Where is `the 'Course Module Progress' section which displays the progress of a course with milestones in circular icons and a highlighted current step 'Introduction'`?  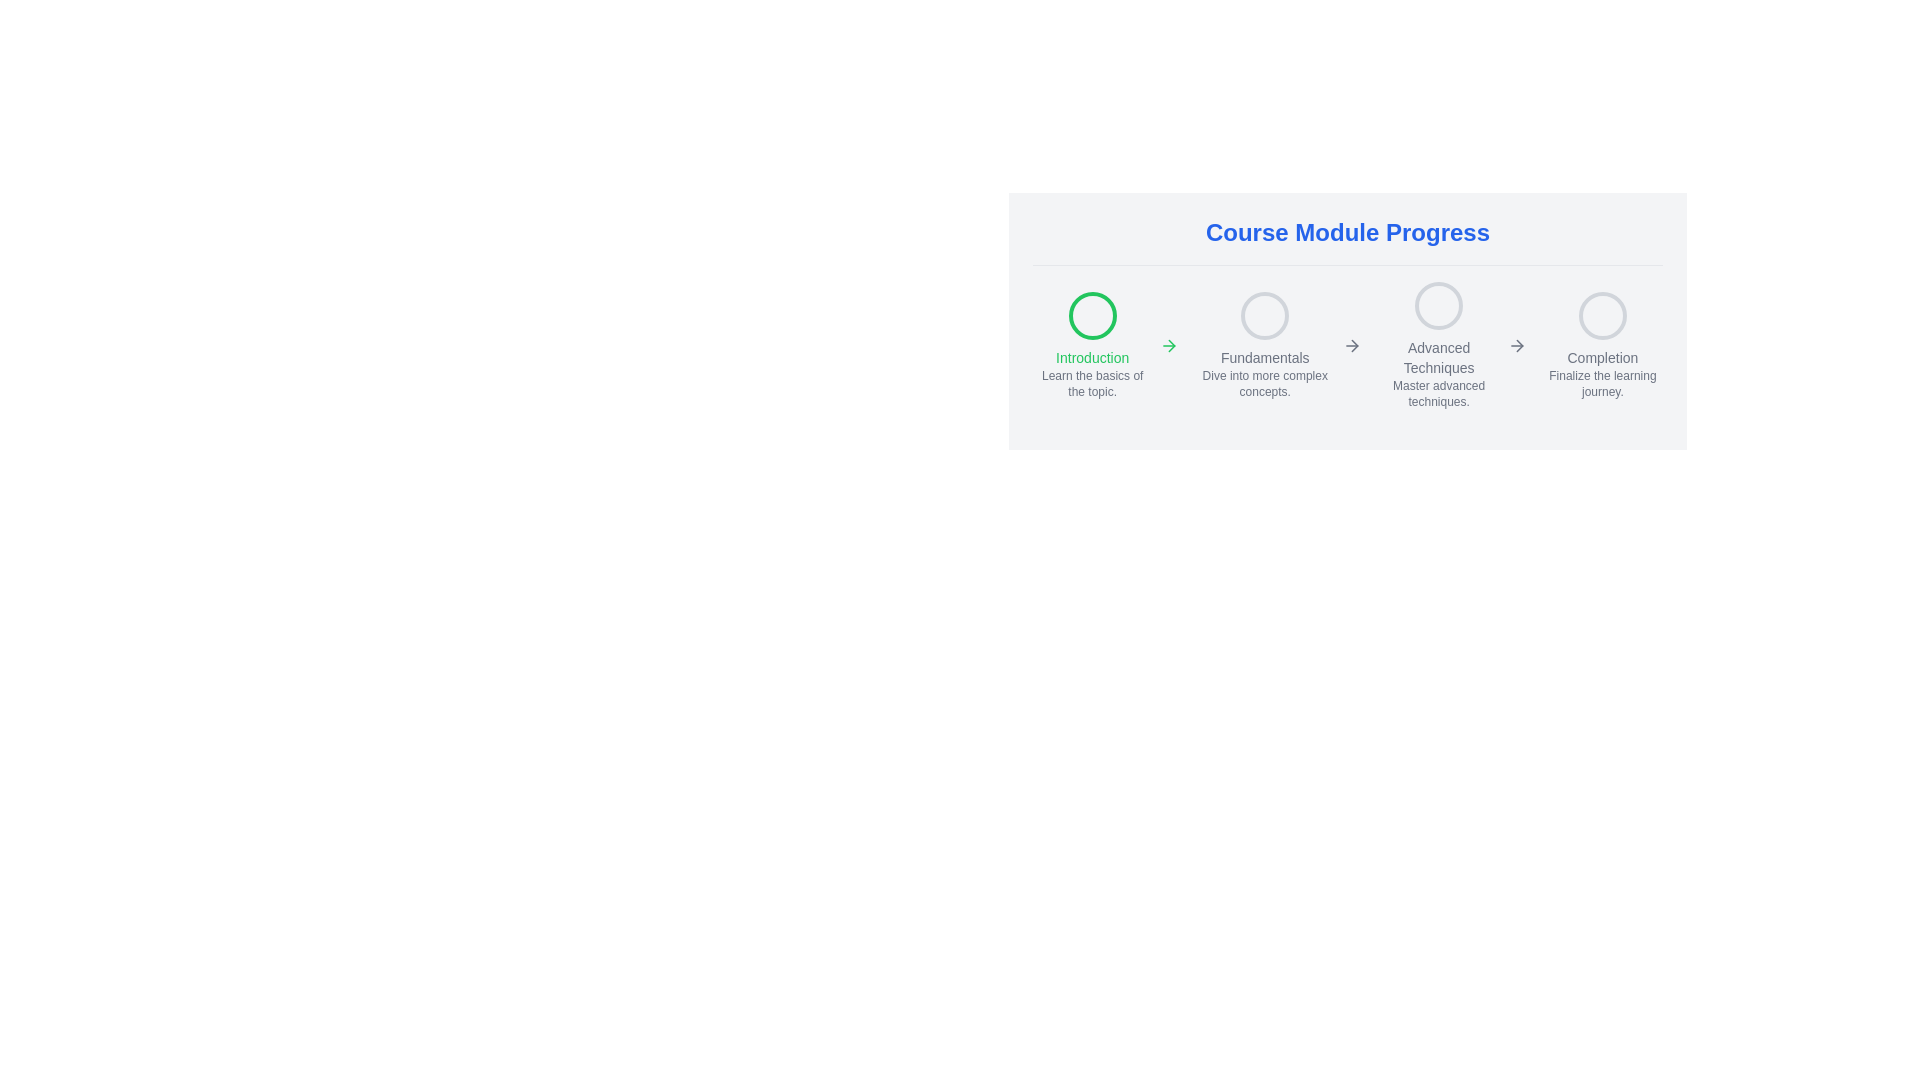 the 'Course Module Progress' section which displays the progress of a course with milestones in circular icons and a highlighted current step 'Introduction' is located at coordinates (1348, 319).